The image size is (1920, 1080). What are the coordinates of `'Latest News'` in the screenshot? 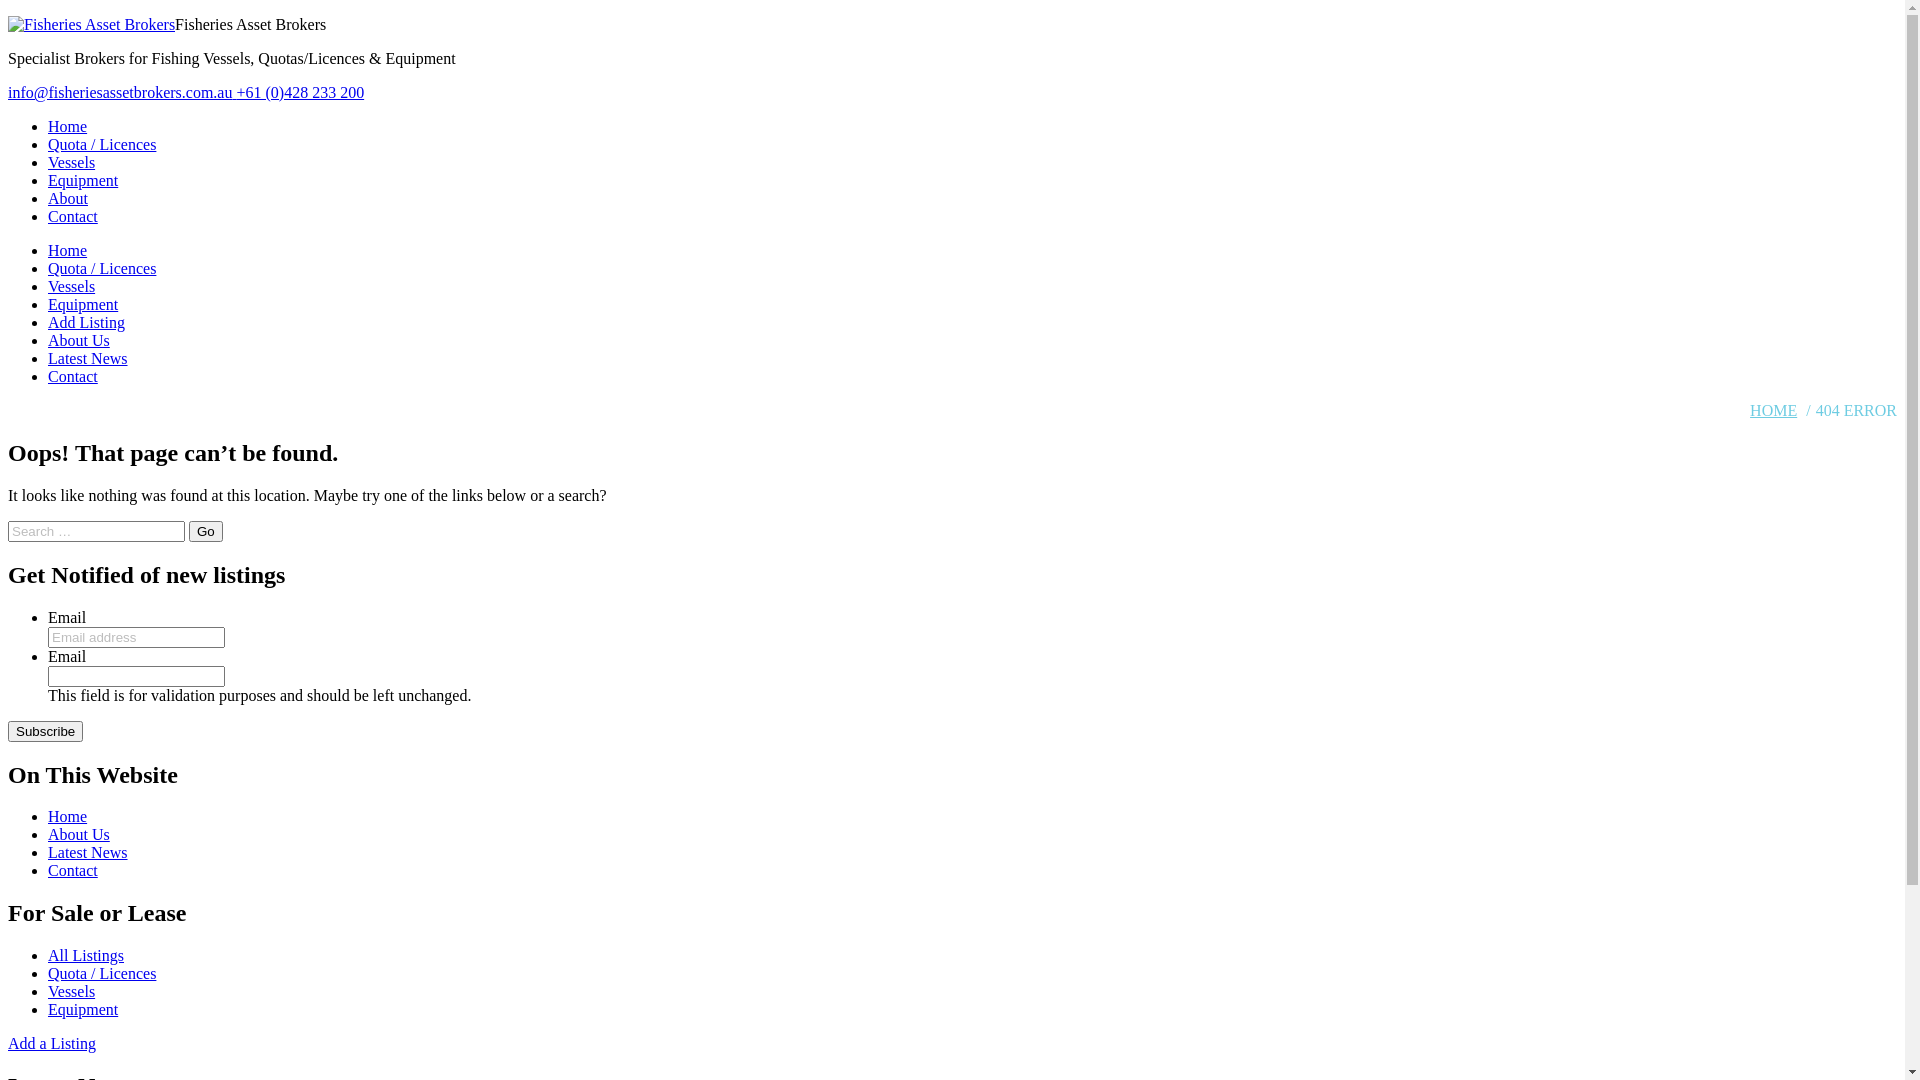 It's located at (86, 852).